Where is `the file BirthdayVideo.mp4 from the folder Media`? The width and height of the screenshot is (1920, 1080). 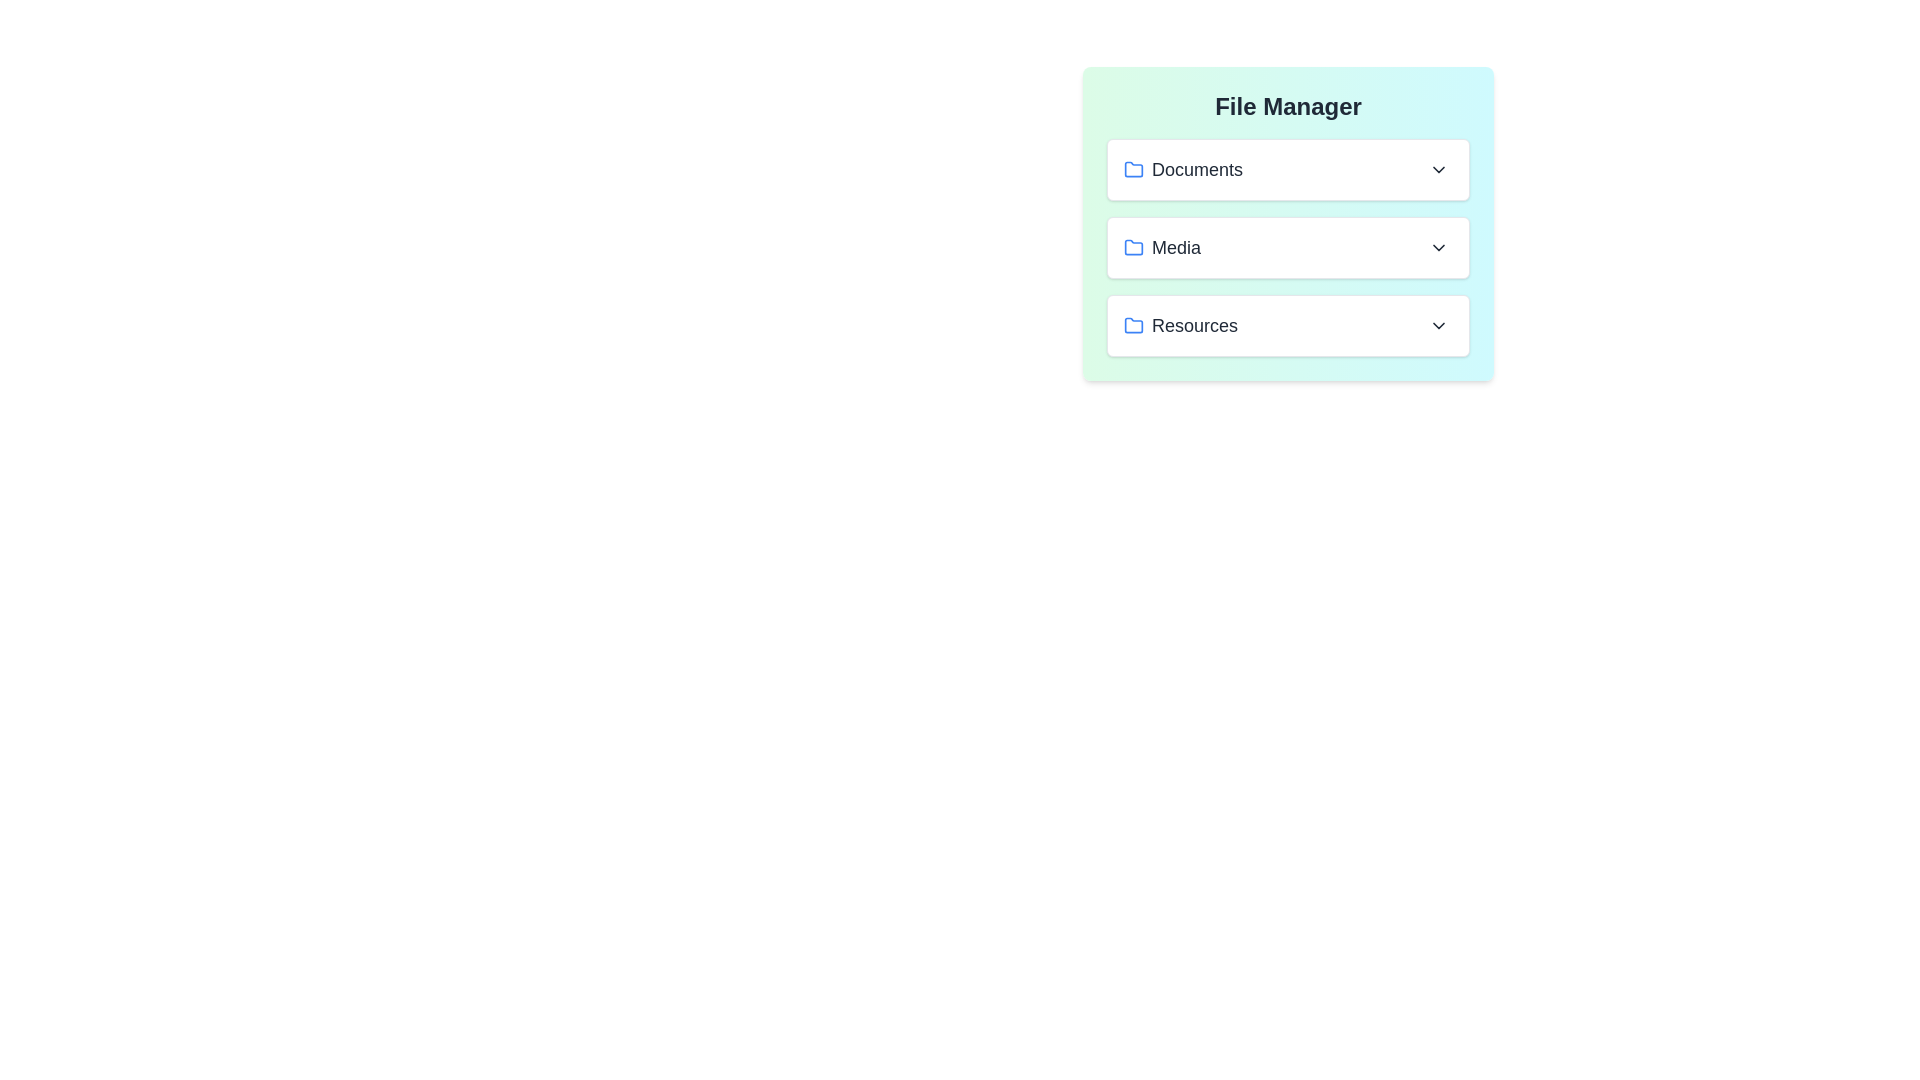 the file BirthdayVideo.mp4 from the folder Media is located at coordinates (1288, 246).